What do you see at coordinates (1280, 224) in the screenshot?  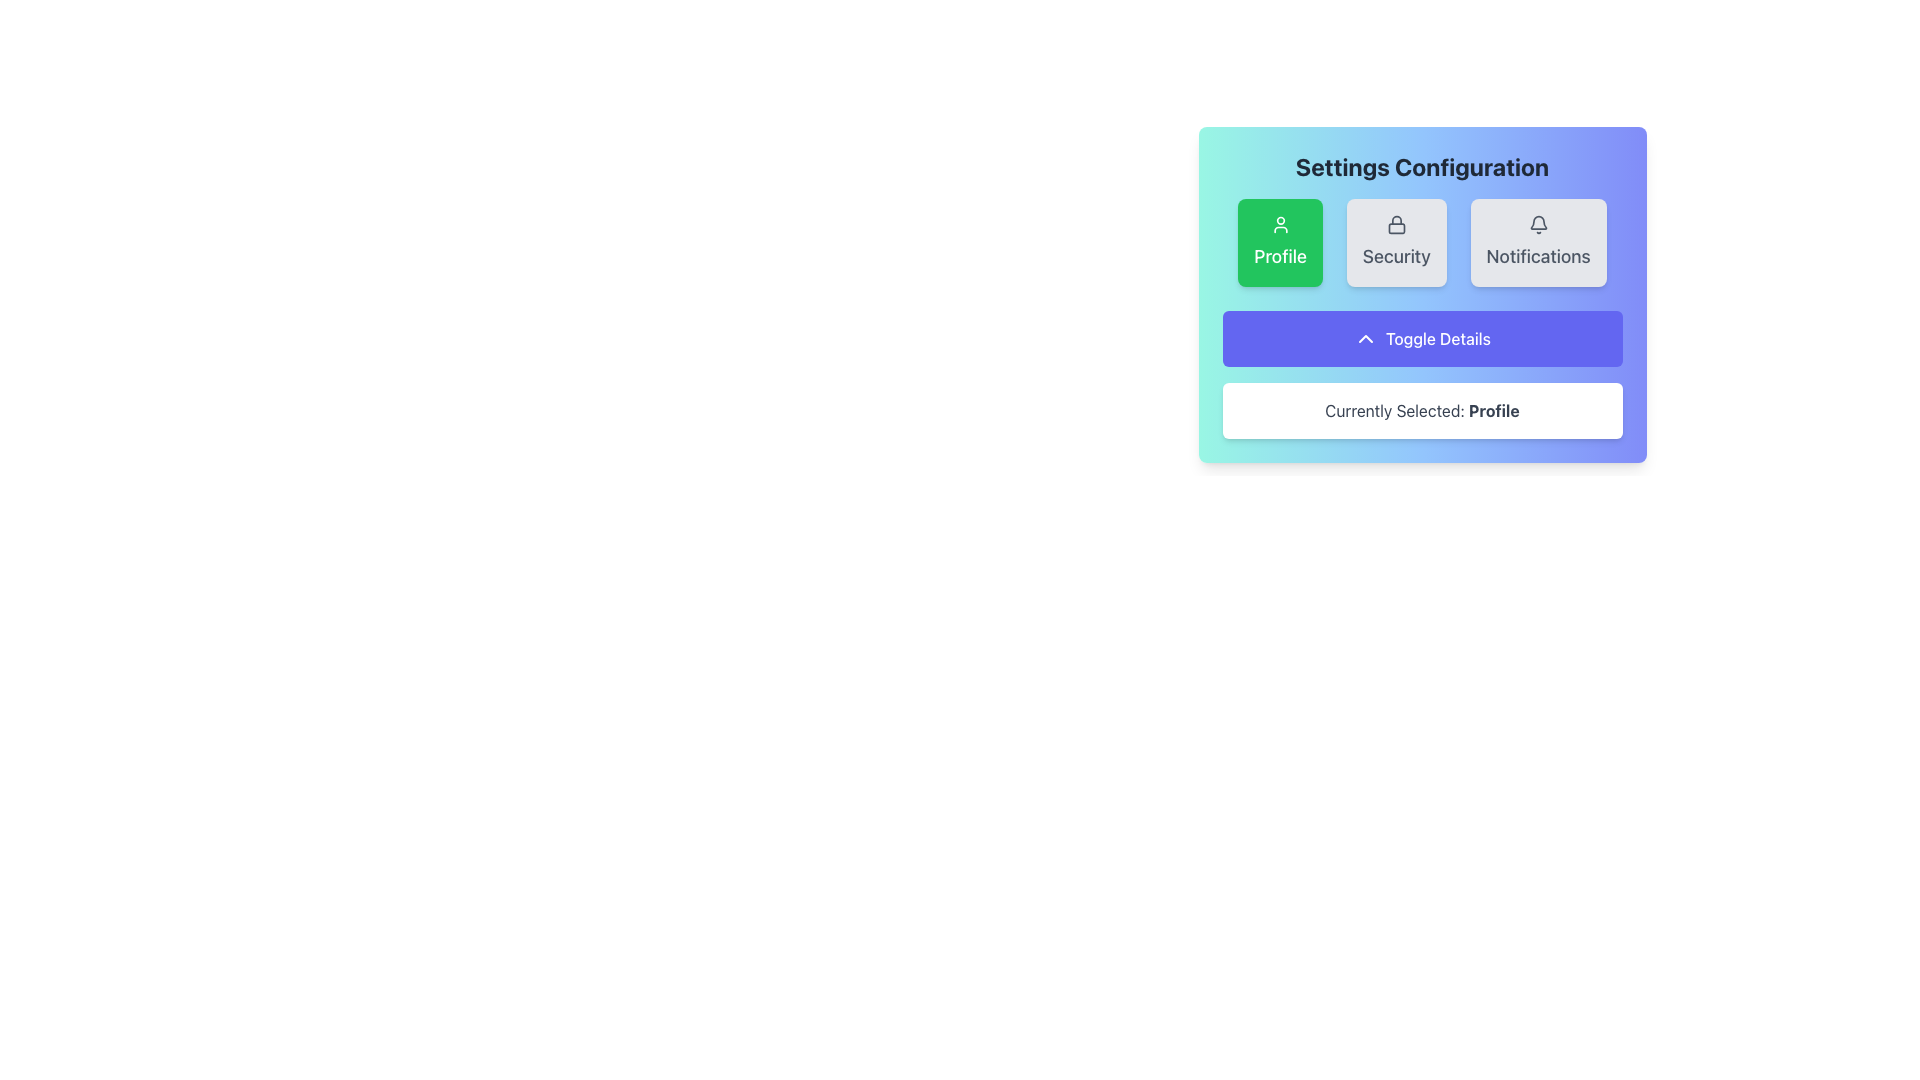 I see `the 'Profile' button that contains a user silhouette icon, located in the top-left corner of the button group in the 'Settings Configuration' panel` at bounding box center [1280, 224].